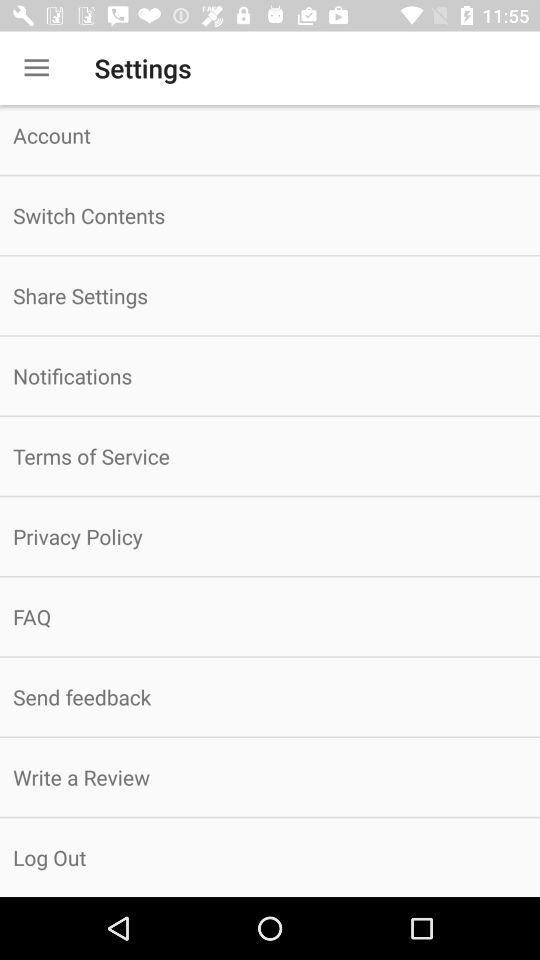 The image size is (540, 960). Describe the element at coordinates (270, 456) in the screenshot. I see `icon above the privacy policy item` at that location.